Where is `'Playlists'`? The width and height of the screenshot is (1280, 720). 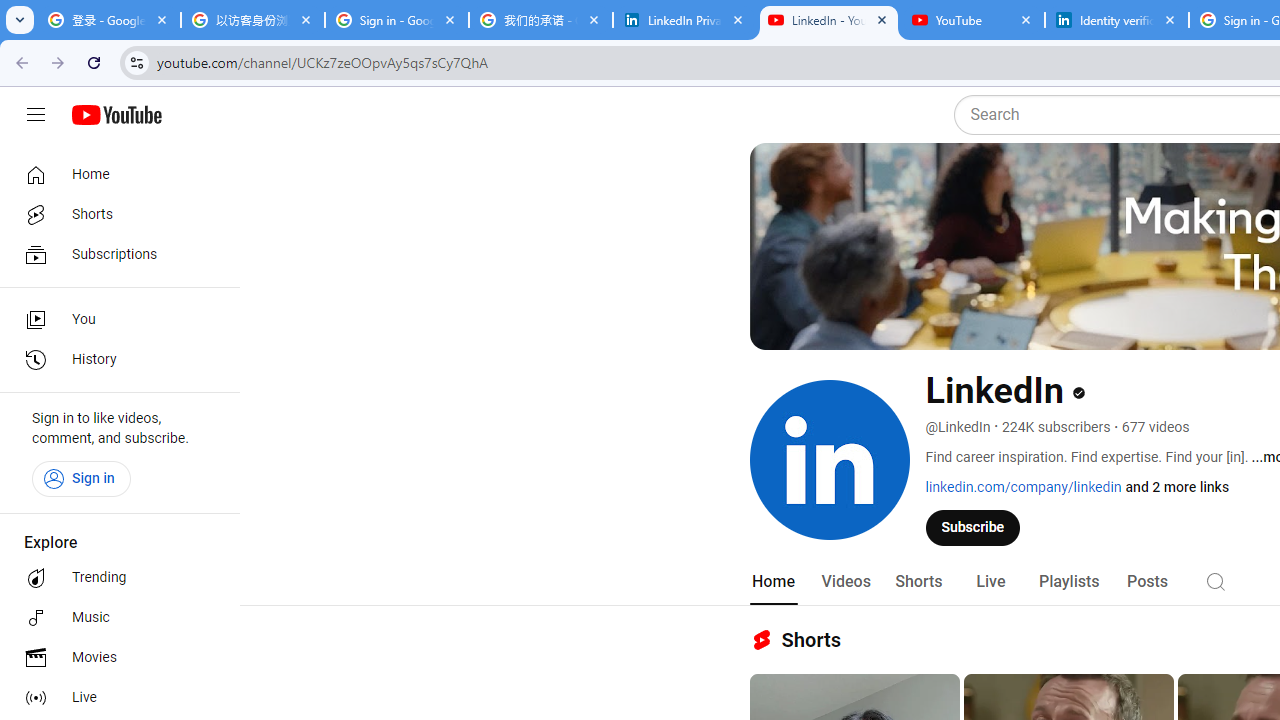 'Playlists' is located at coordinates (1067, 581).